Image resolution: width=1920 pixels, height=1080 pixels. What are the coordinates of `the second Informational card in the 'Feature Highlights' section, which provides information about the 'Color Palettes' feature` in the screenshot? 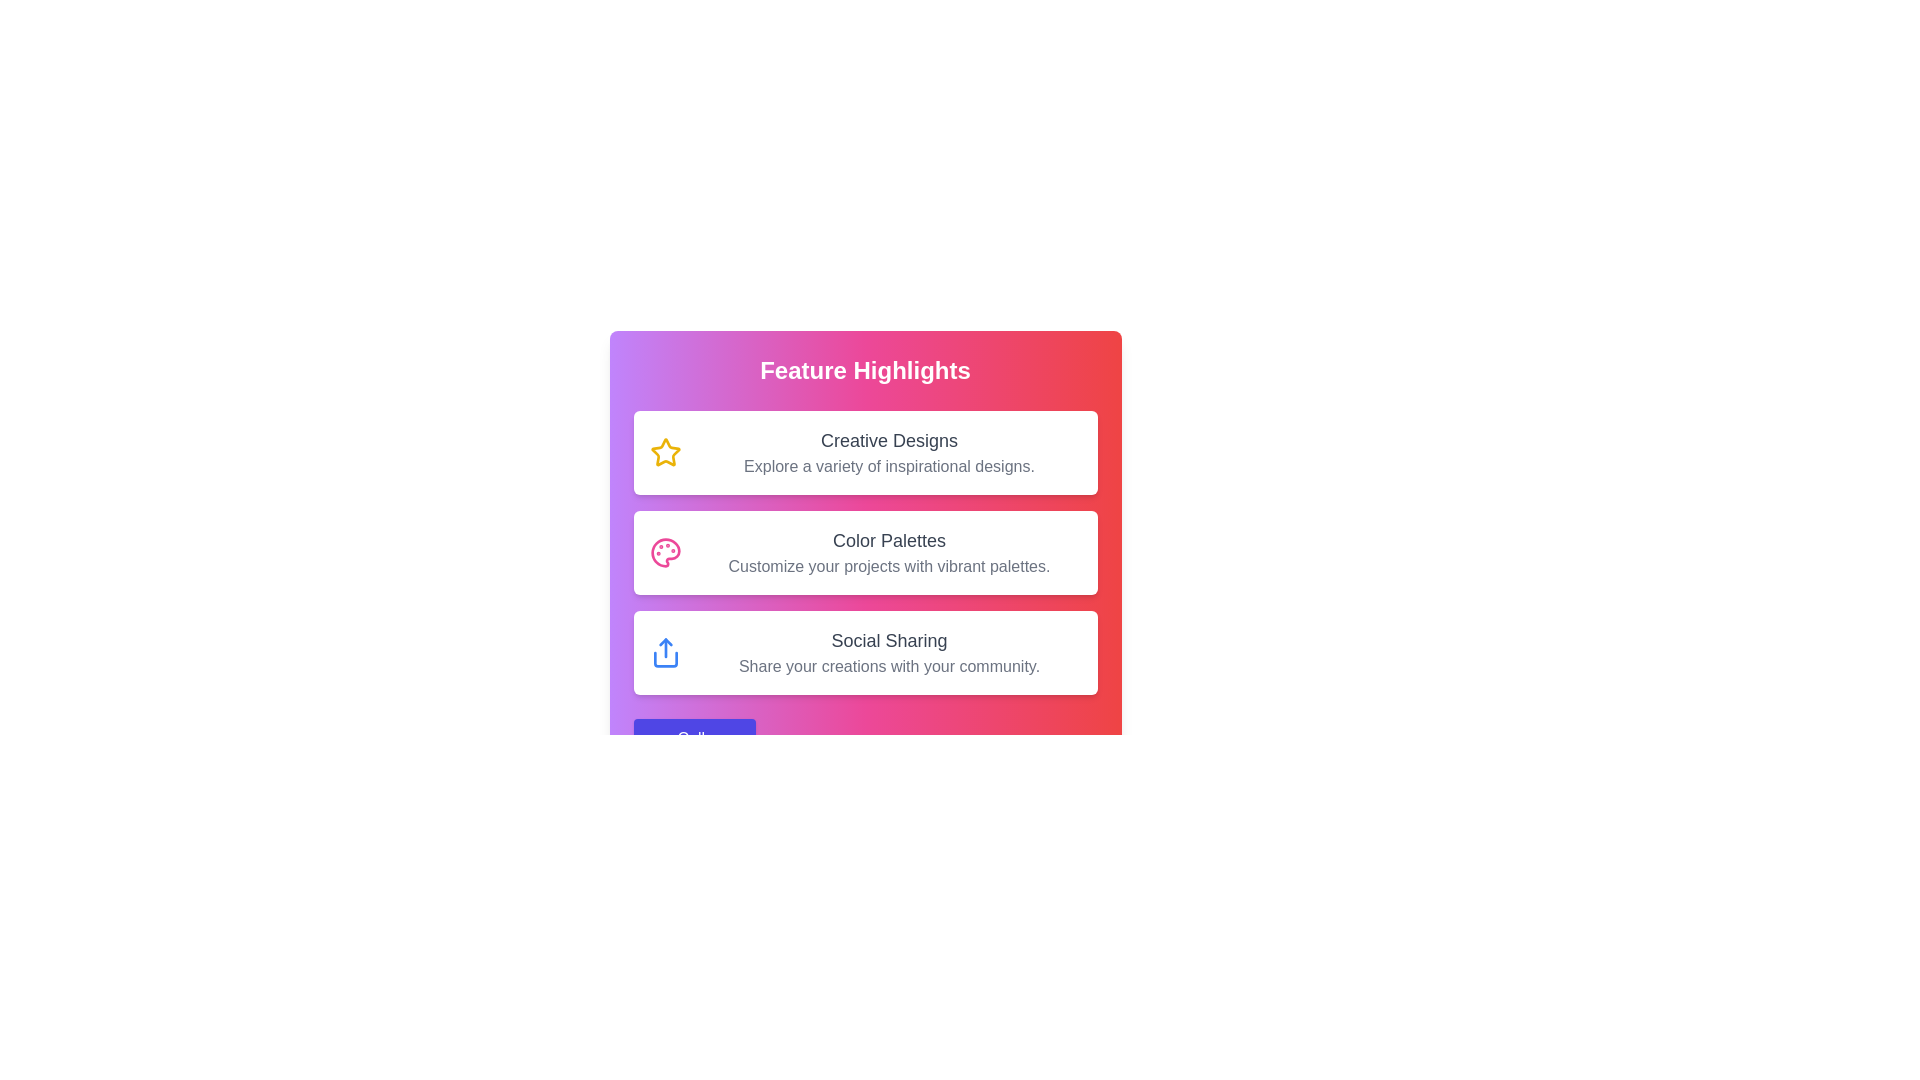 It's located at (865, 552).